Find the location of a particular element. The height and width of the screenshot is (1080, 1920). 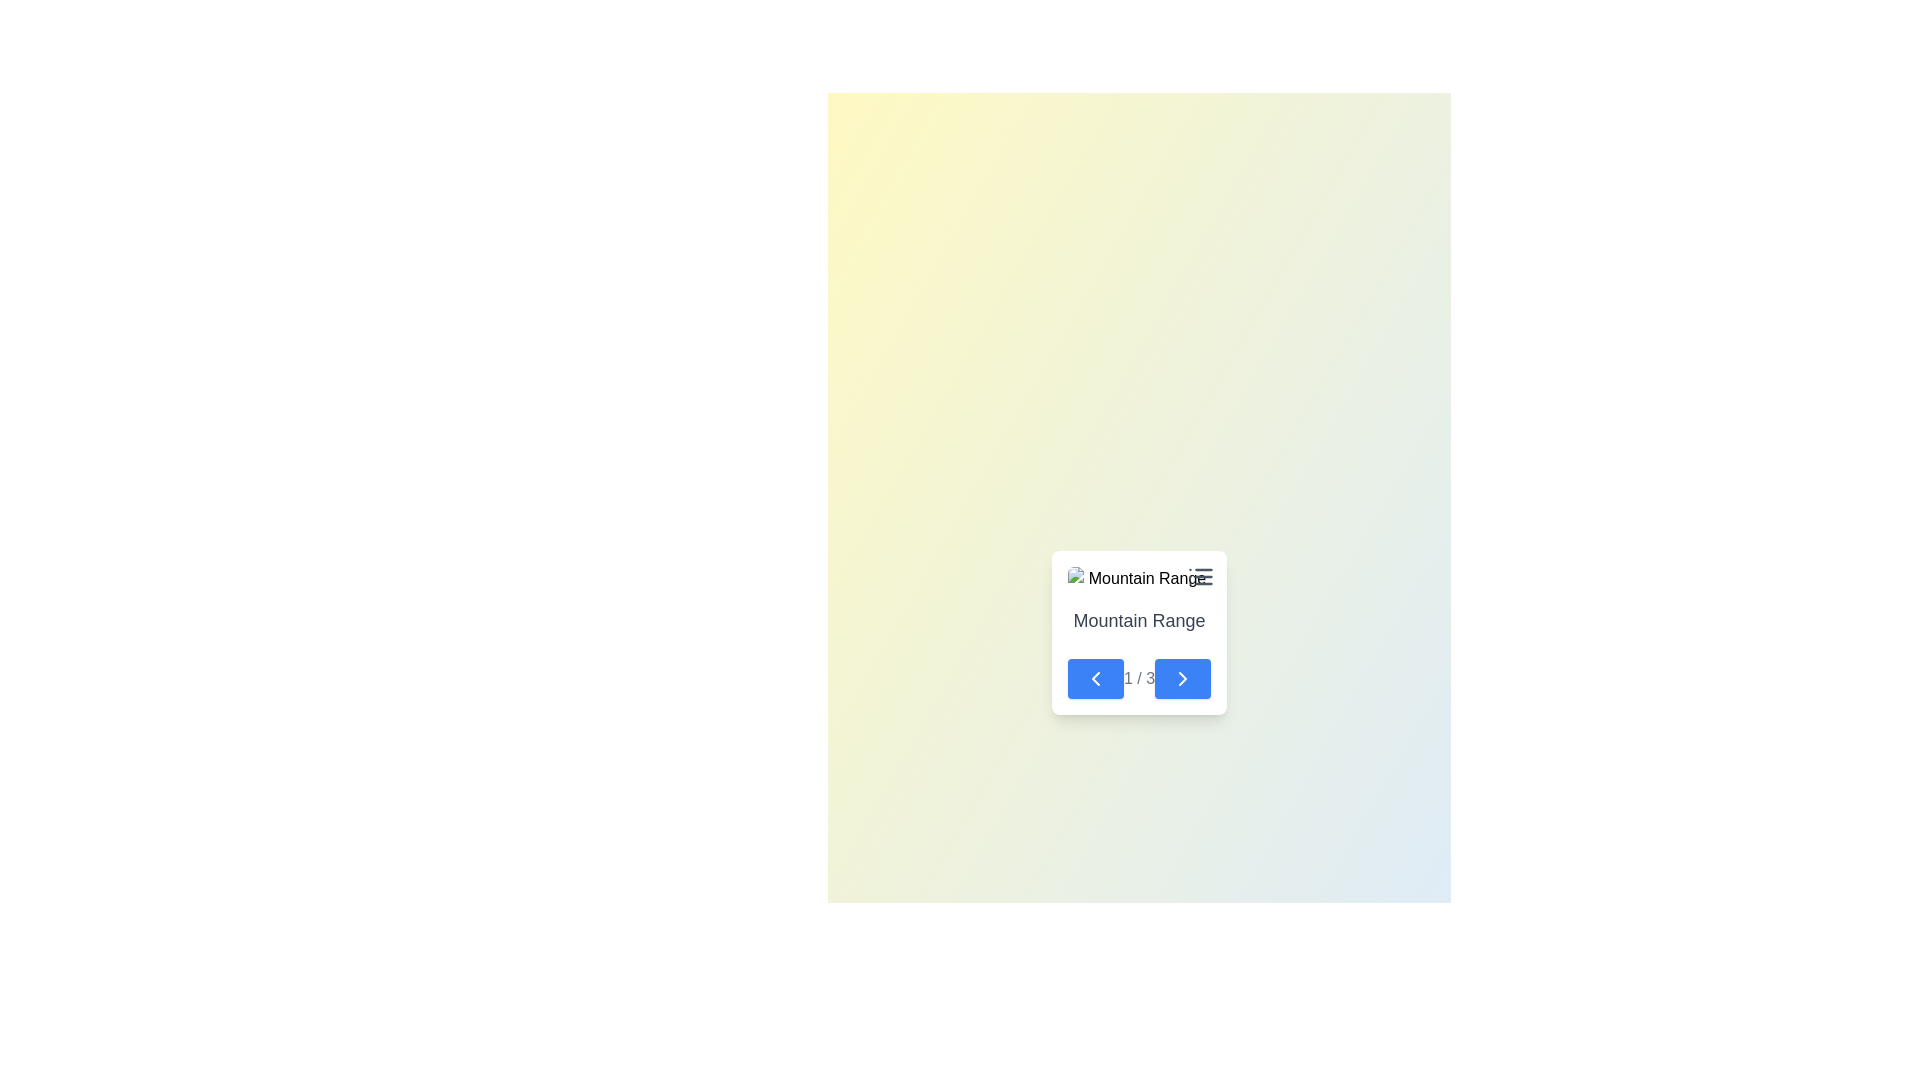

the chevron icon located at the bottom right of the card overlay interface is located at coordinates (1183, 677).